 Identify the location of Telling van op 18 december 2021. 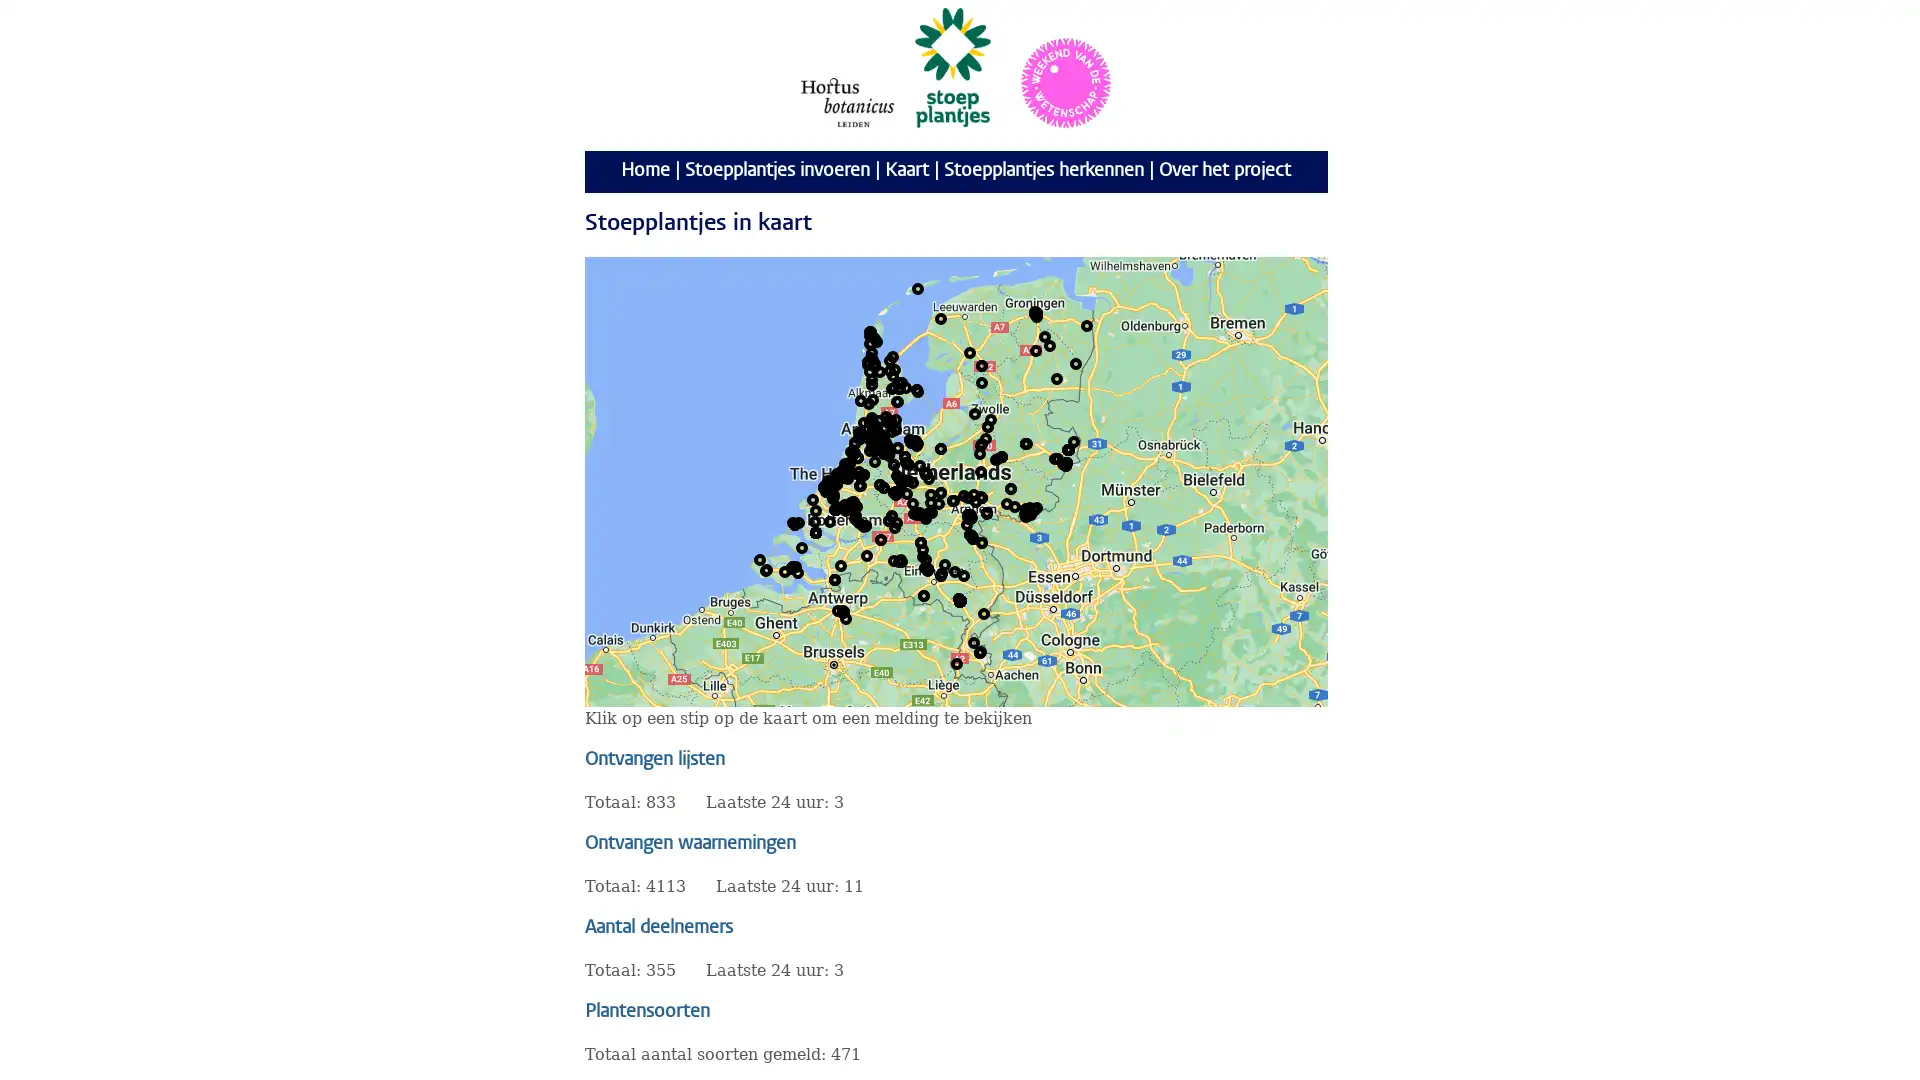
(938, 501).